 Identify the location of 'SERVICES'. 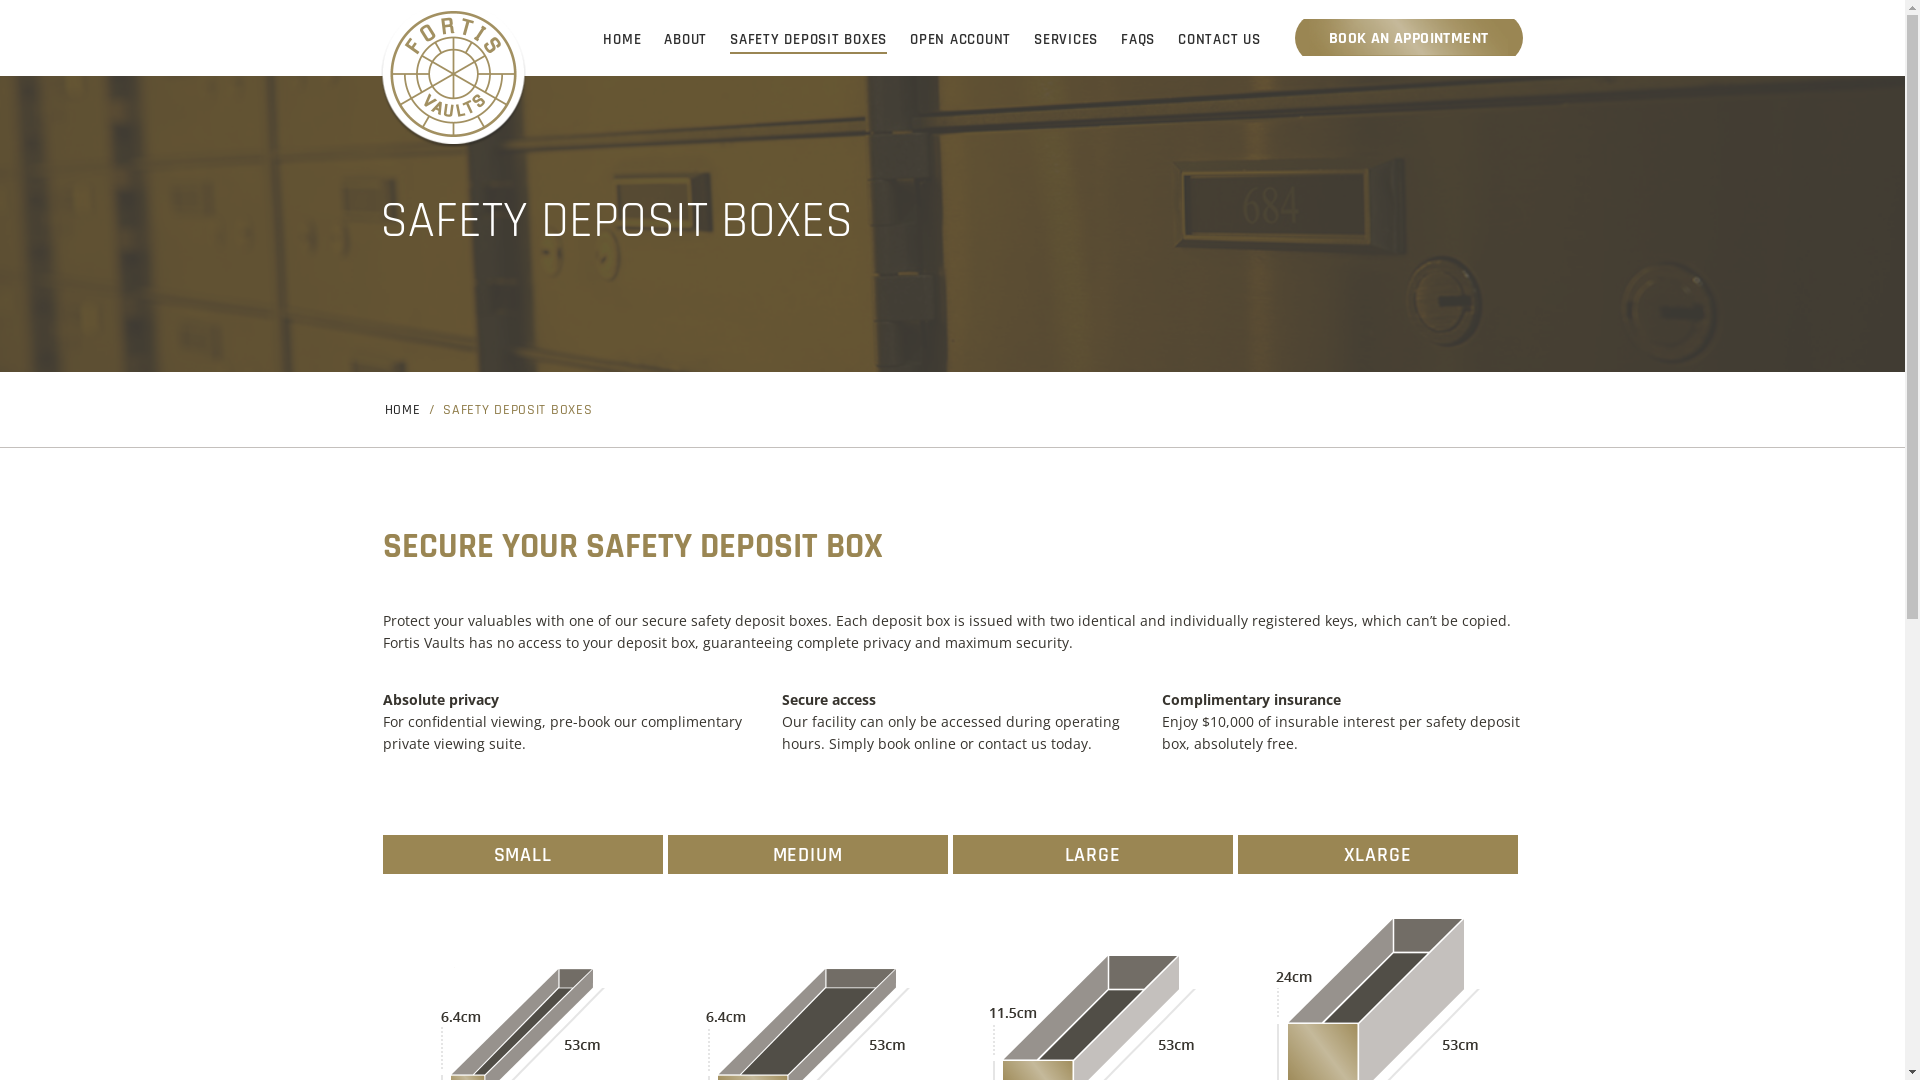
(1064, 39).